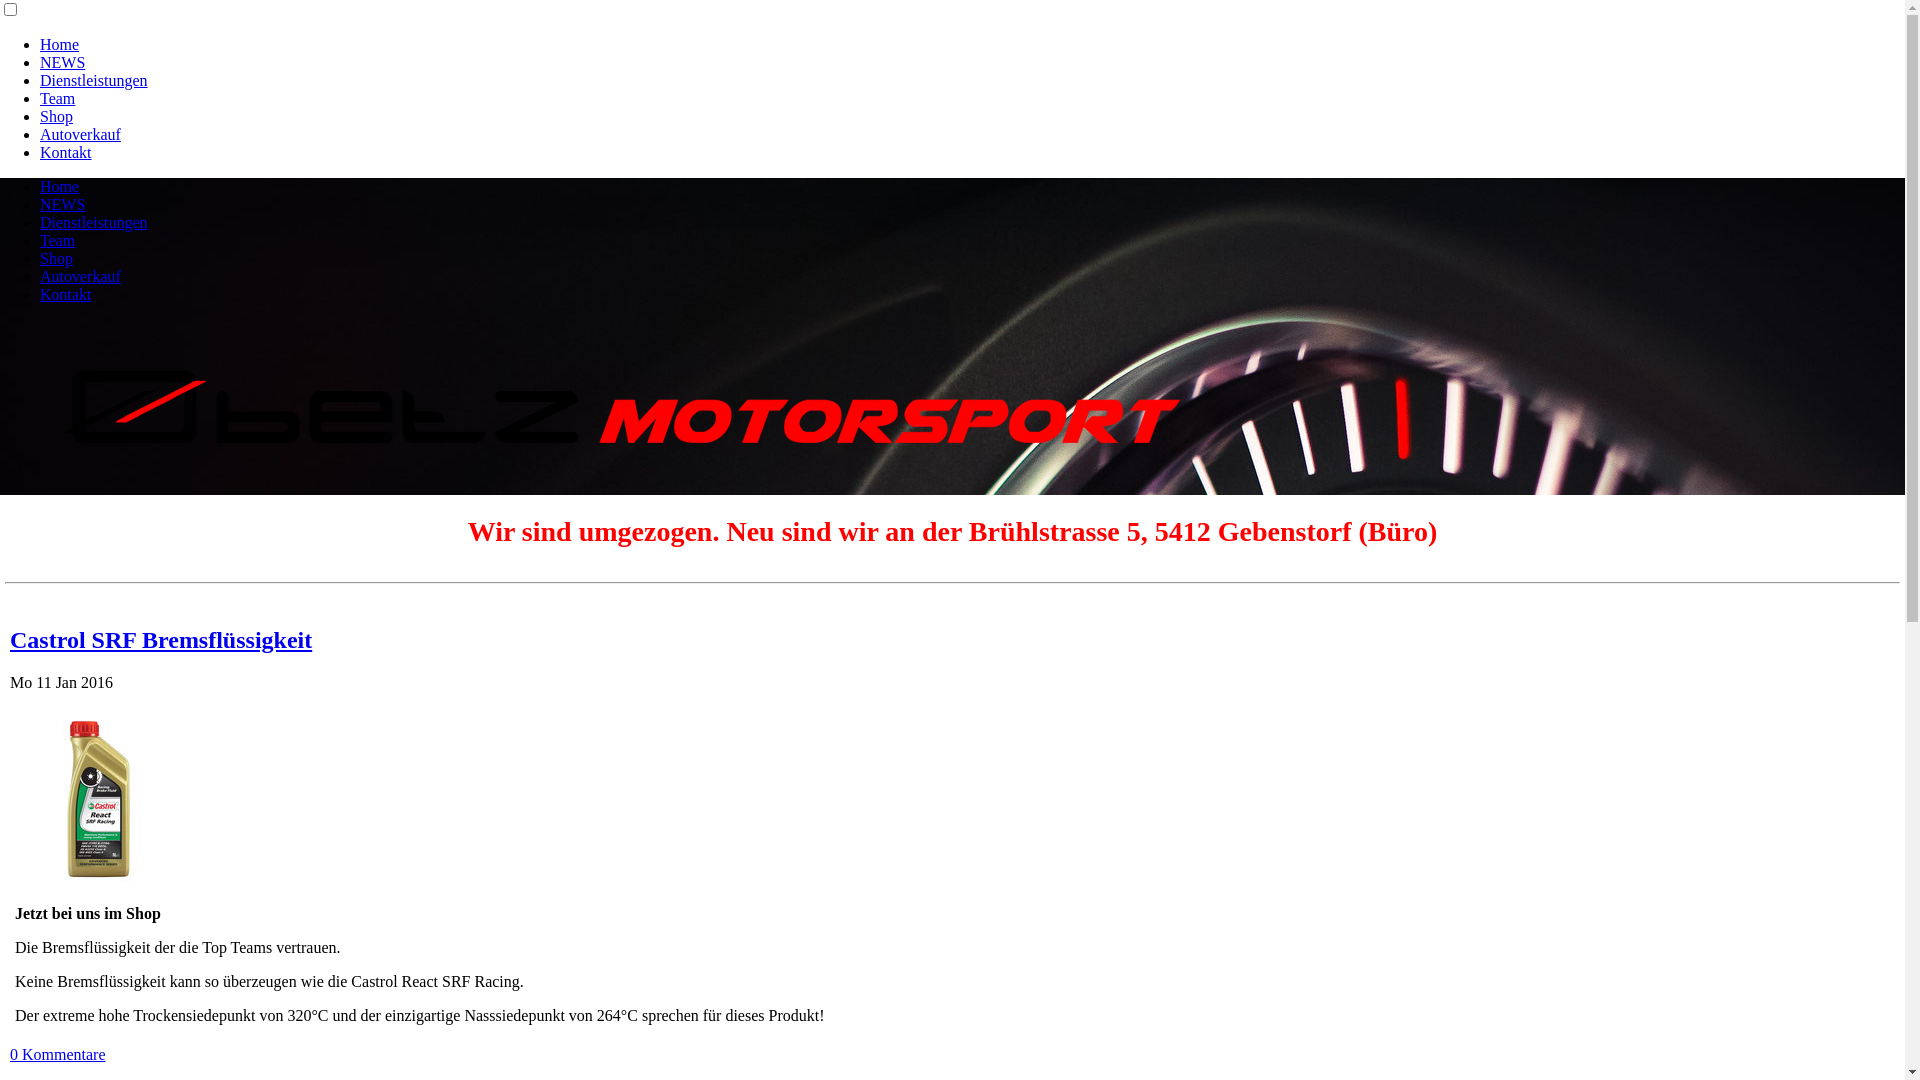 The image size is (1920, 1080). What do you see at coordinates (62, 61) in the screenshot?
I see `'NEWS'` at bounding box center [62, 61].